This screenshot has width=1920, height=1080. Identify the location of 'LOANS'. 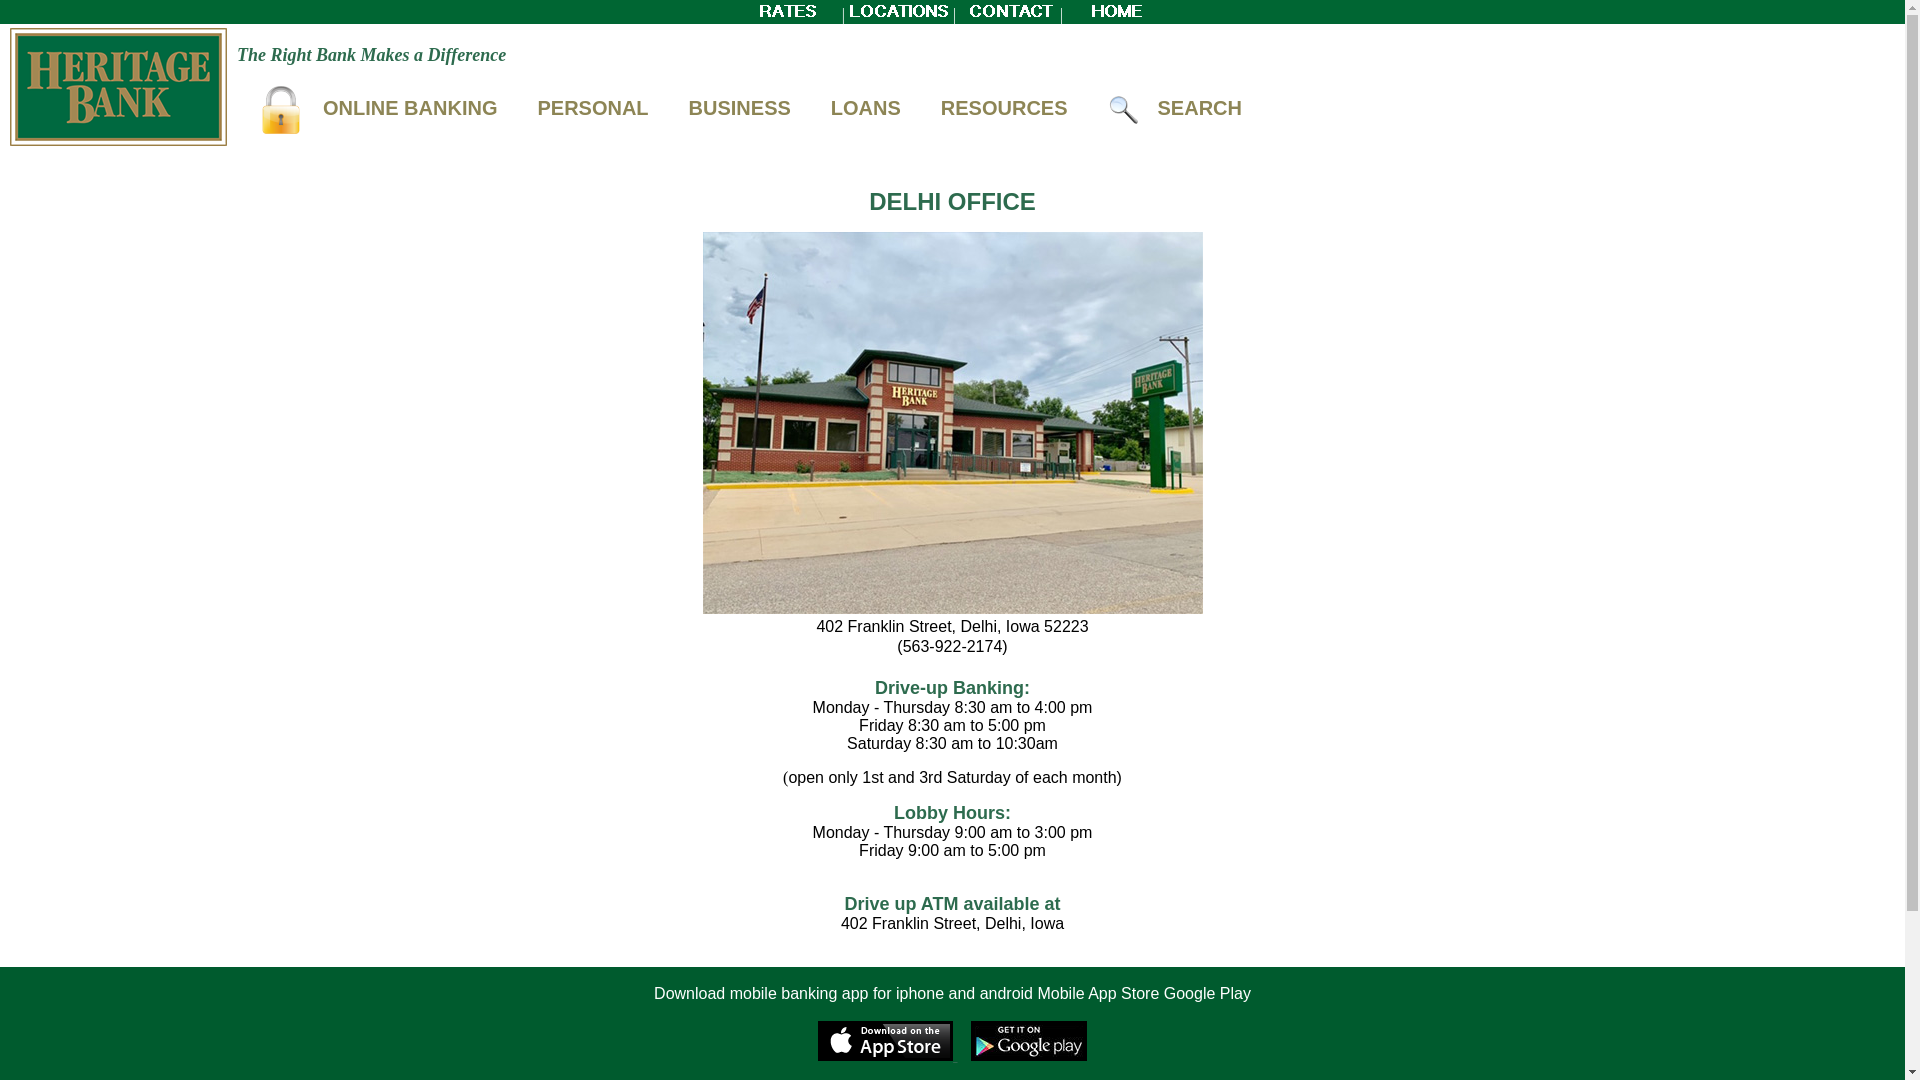
(811, 108).